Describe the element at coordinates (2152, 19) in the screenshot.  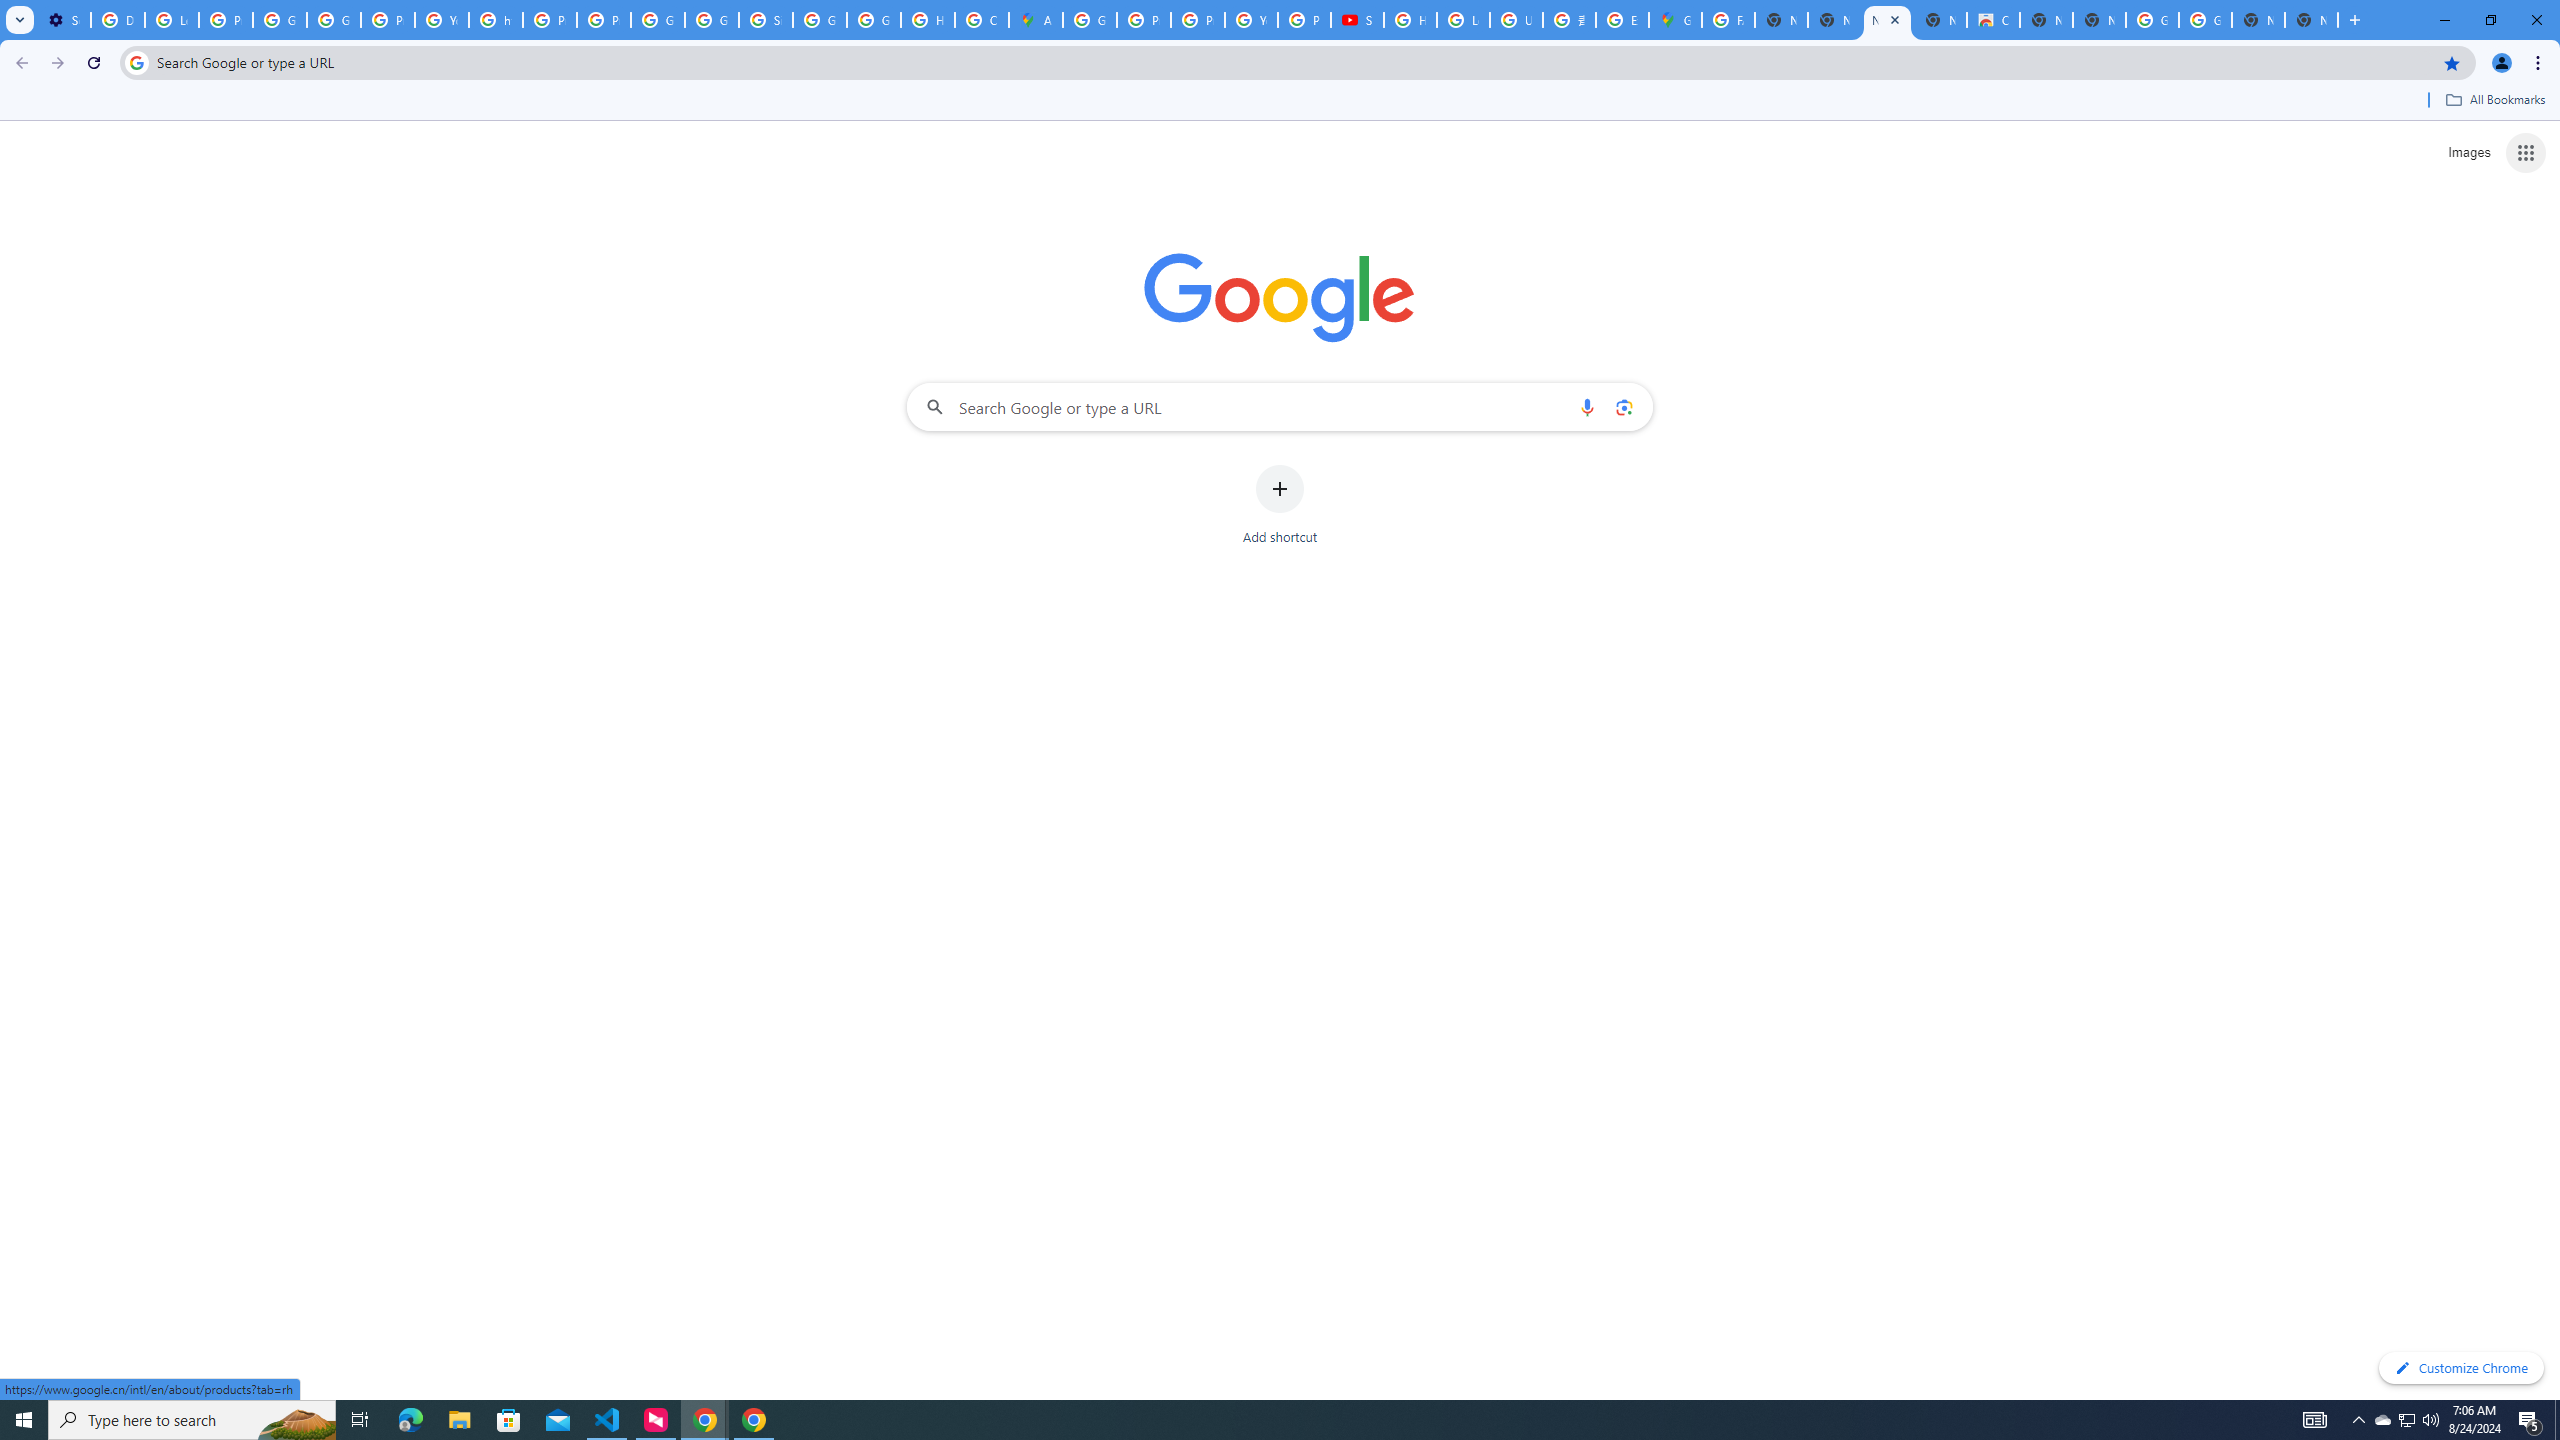
I see `'Google Images'` at that location.